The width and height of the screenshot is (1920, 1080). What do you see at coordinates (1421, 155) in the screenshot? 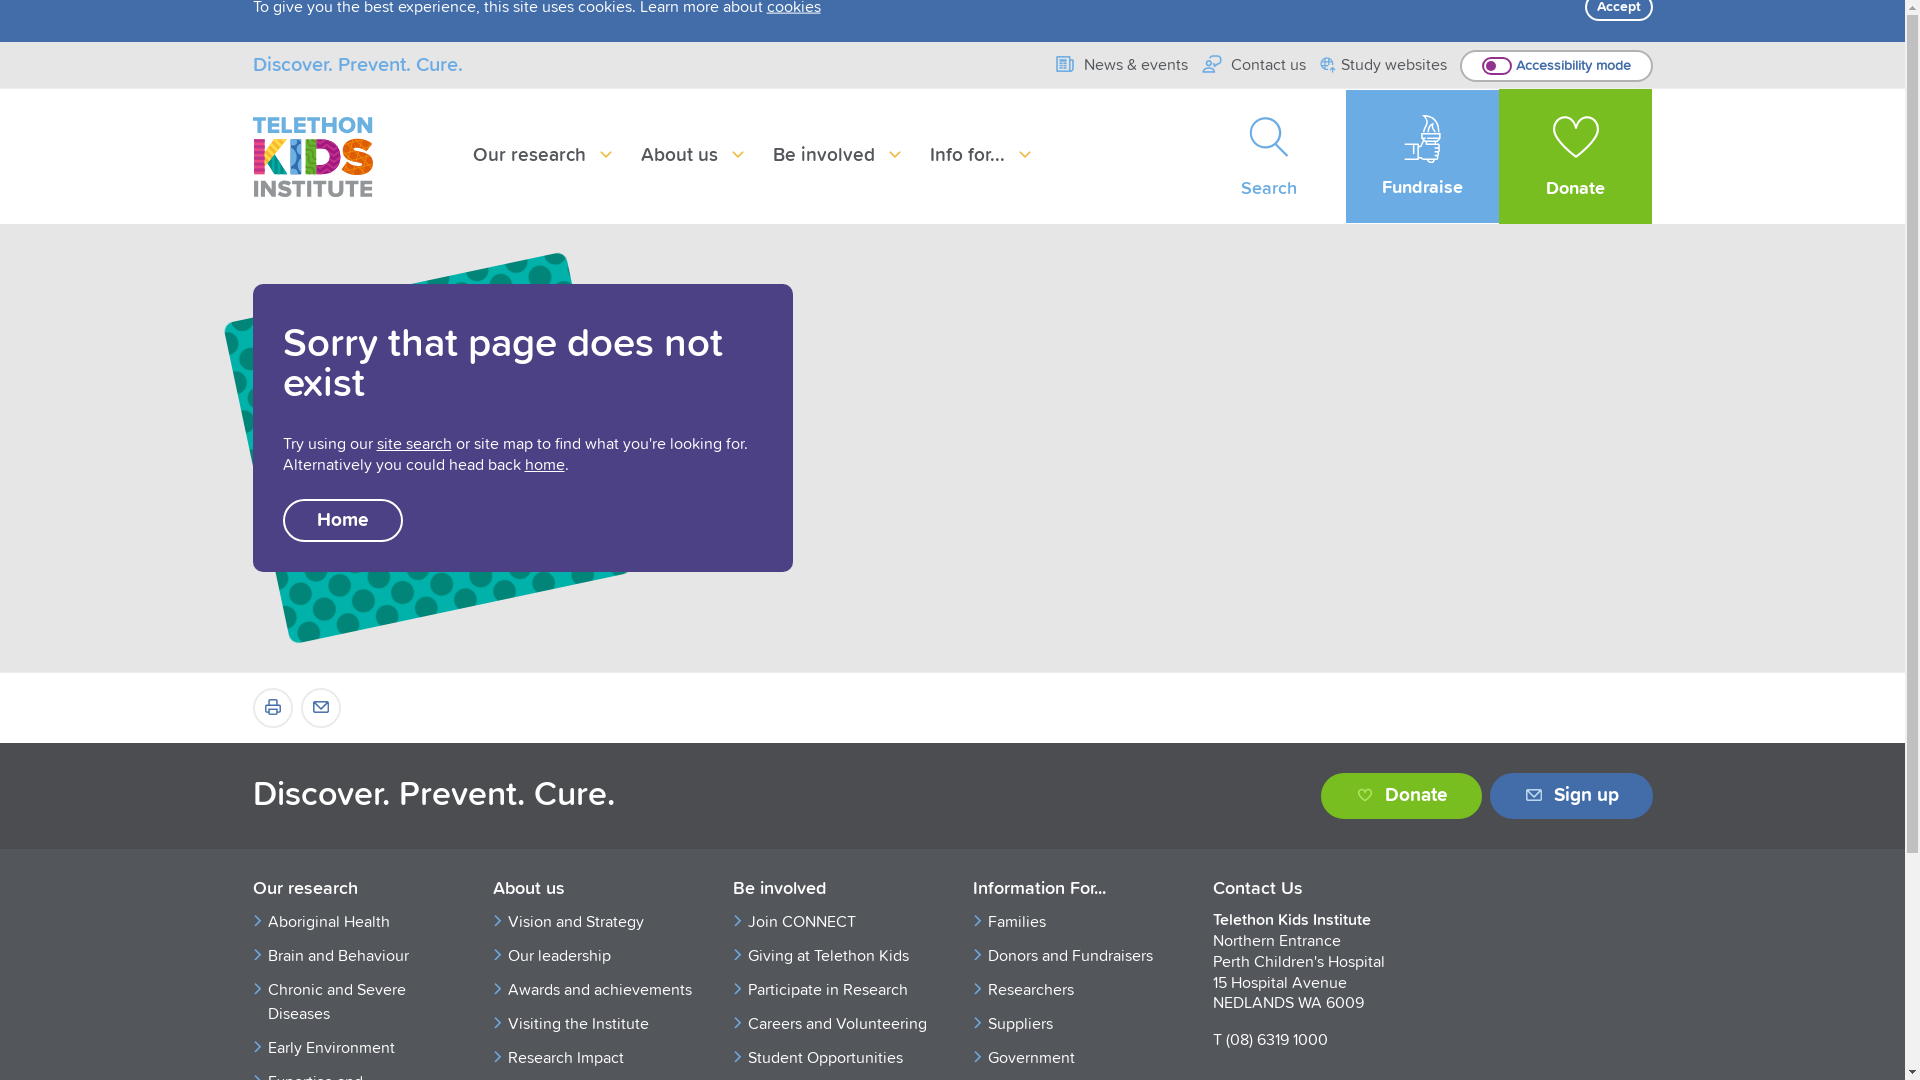
I see `'Fundraise'` at bounding box center [1421, 155].